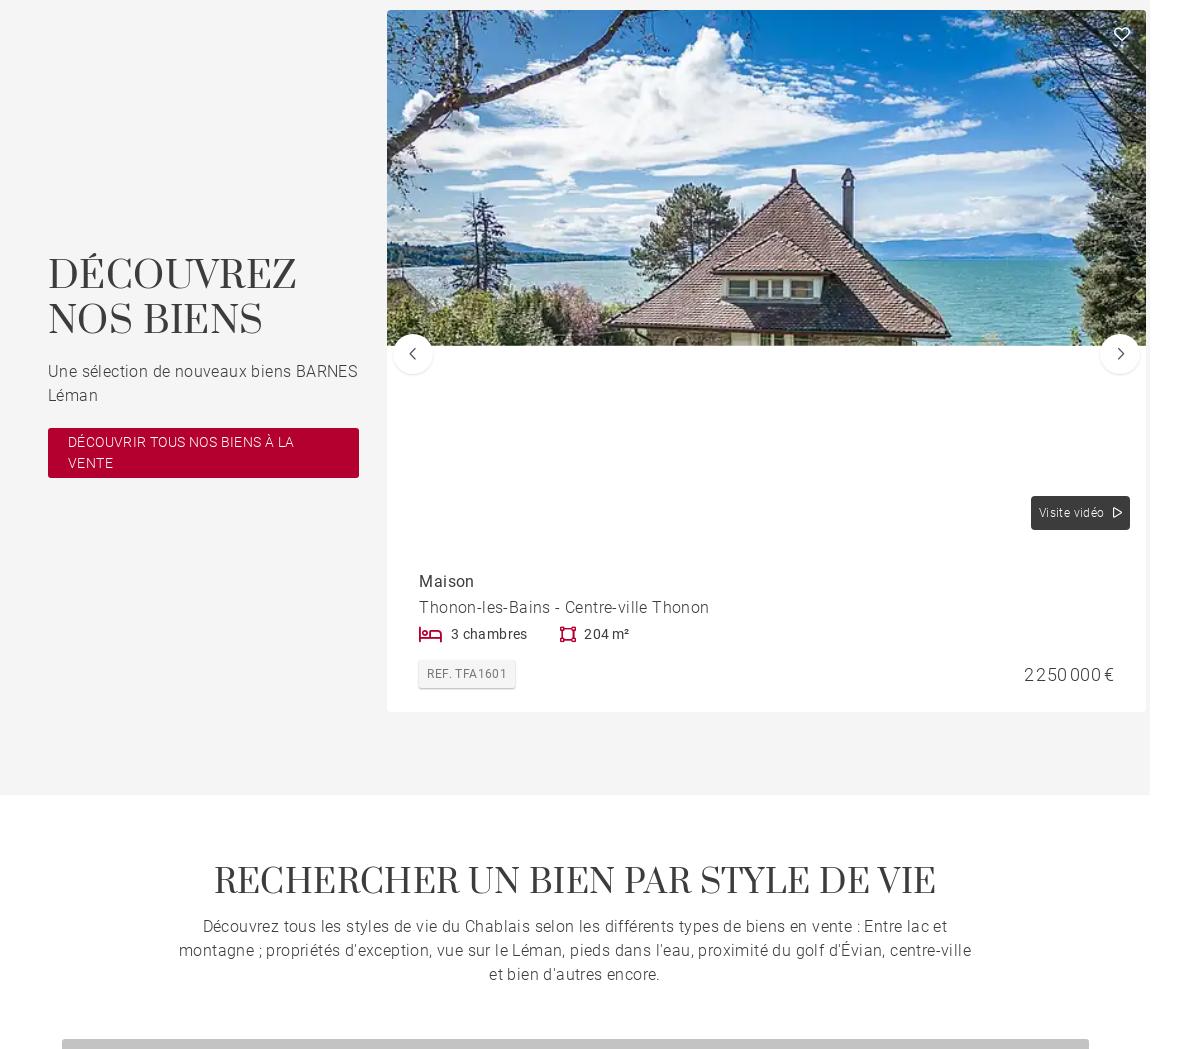  I want to click on '2 250 000 €', so click(1022, 672).